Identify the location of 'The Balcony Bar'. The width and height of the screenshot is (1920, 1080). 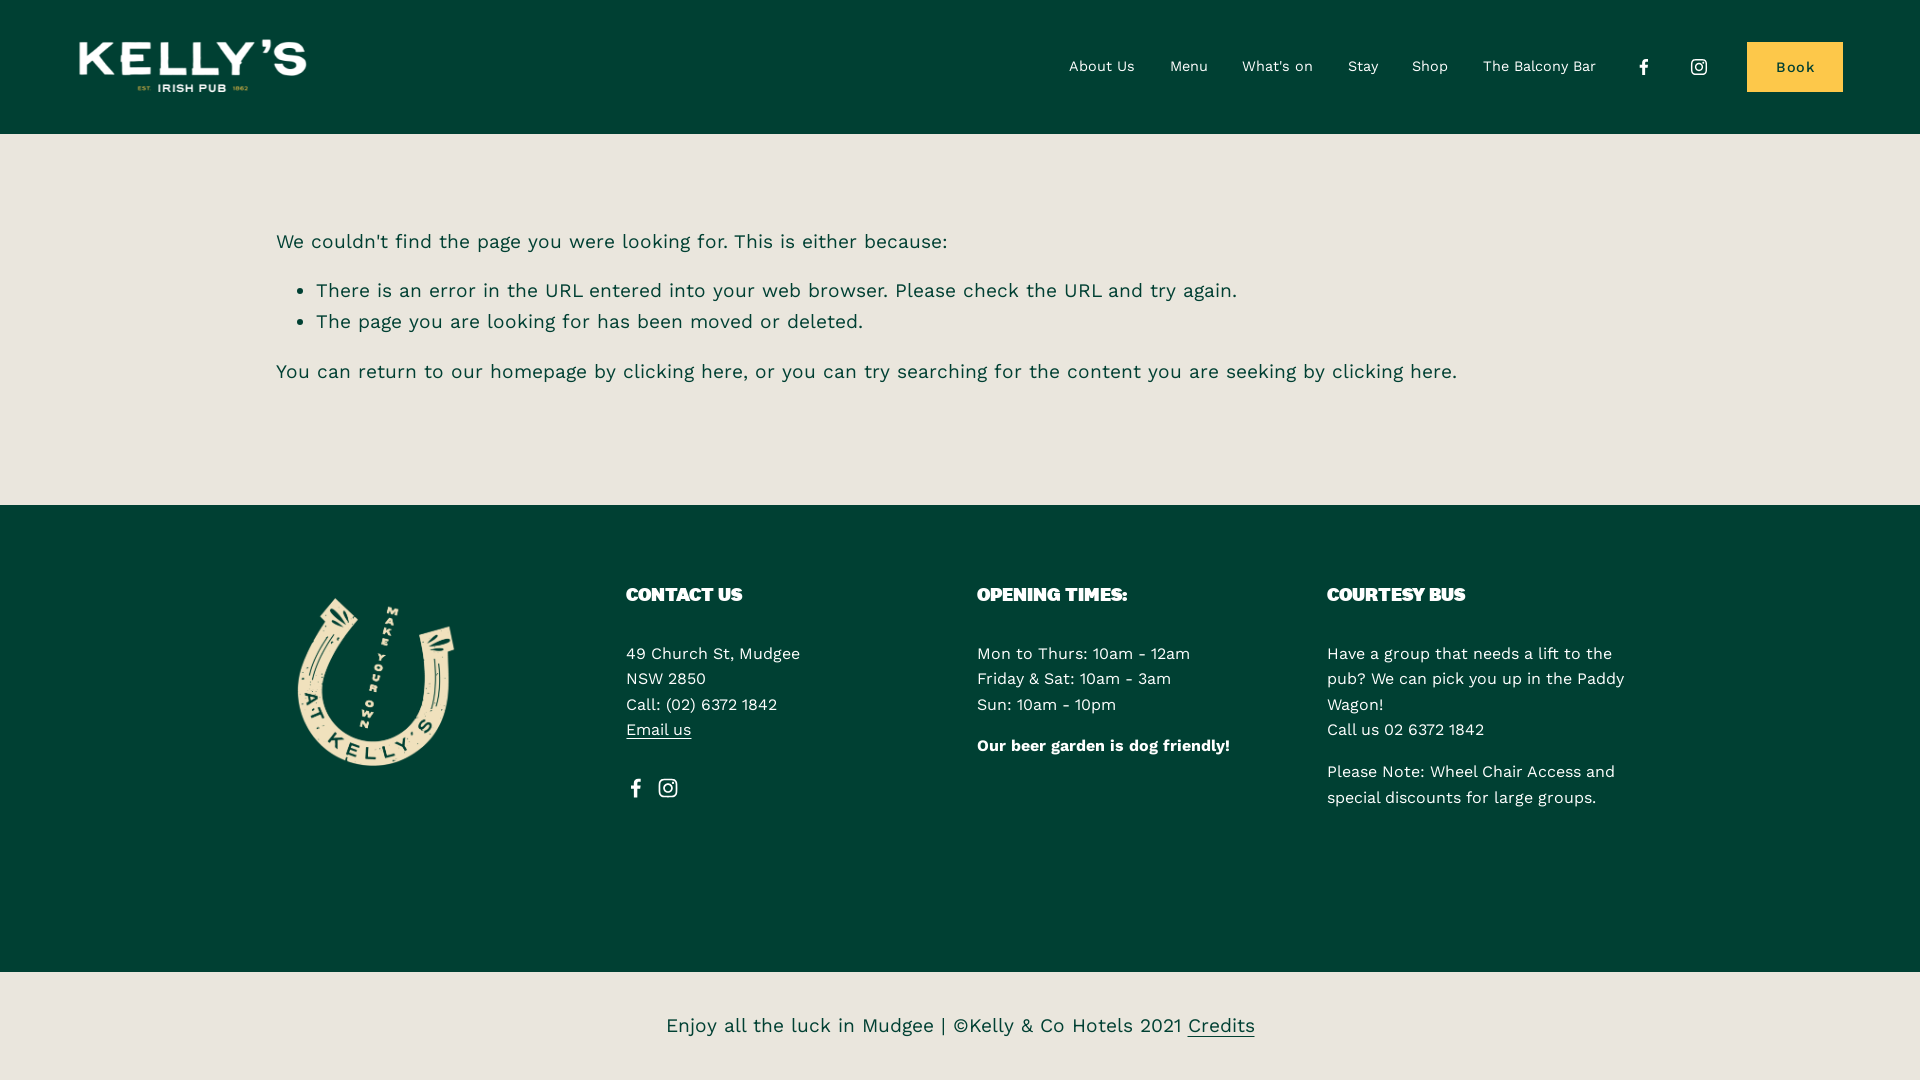
(1538, 65).